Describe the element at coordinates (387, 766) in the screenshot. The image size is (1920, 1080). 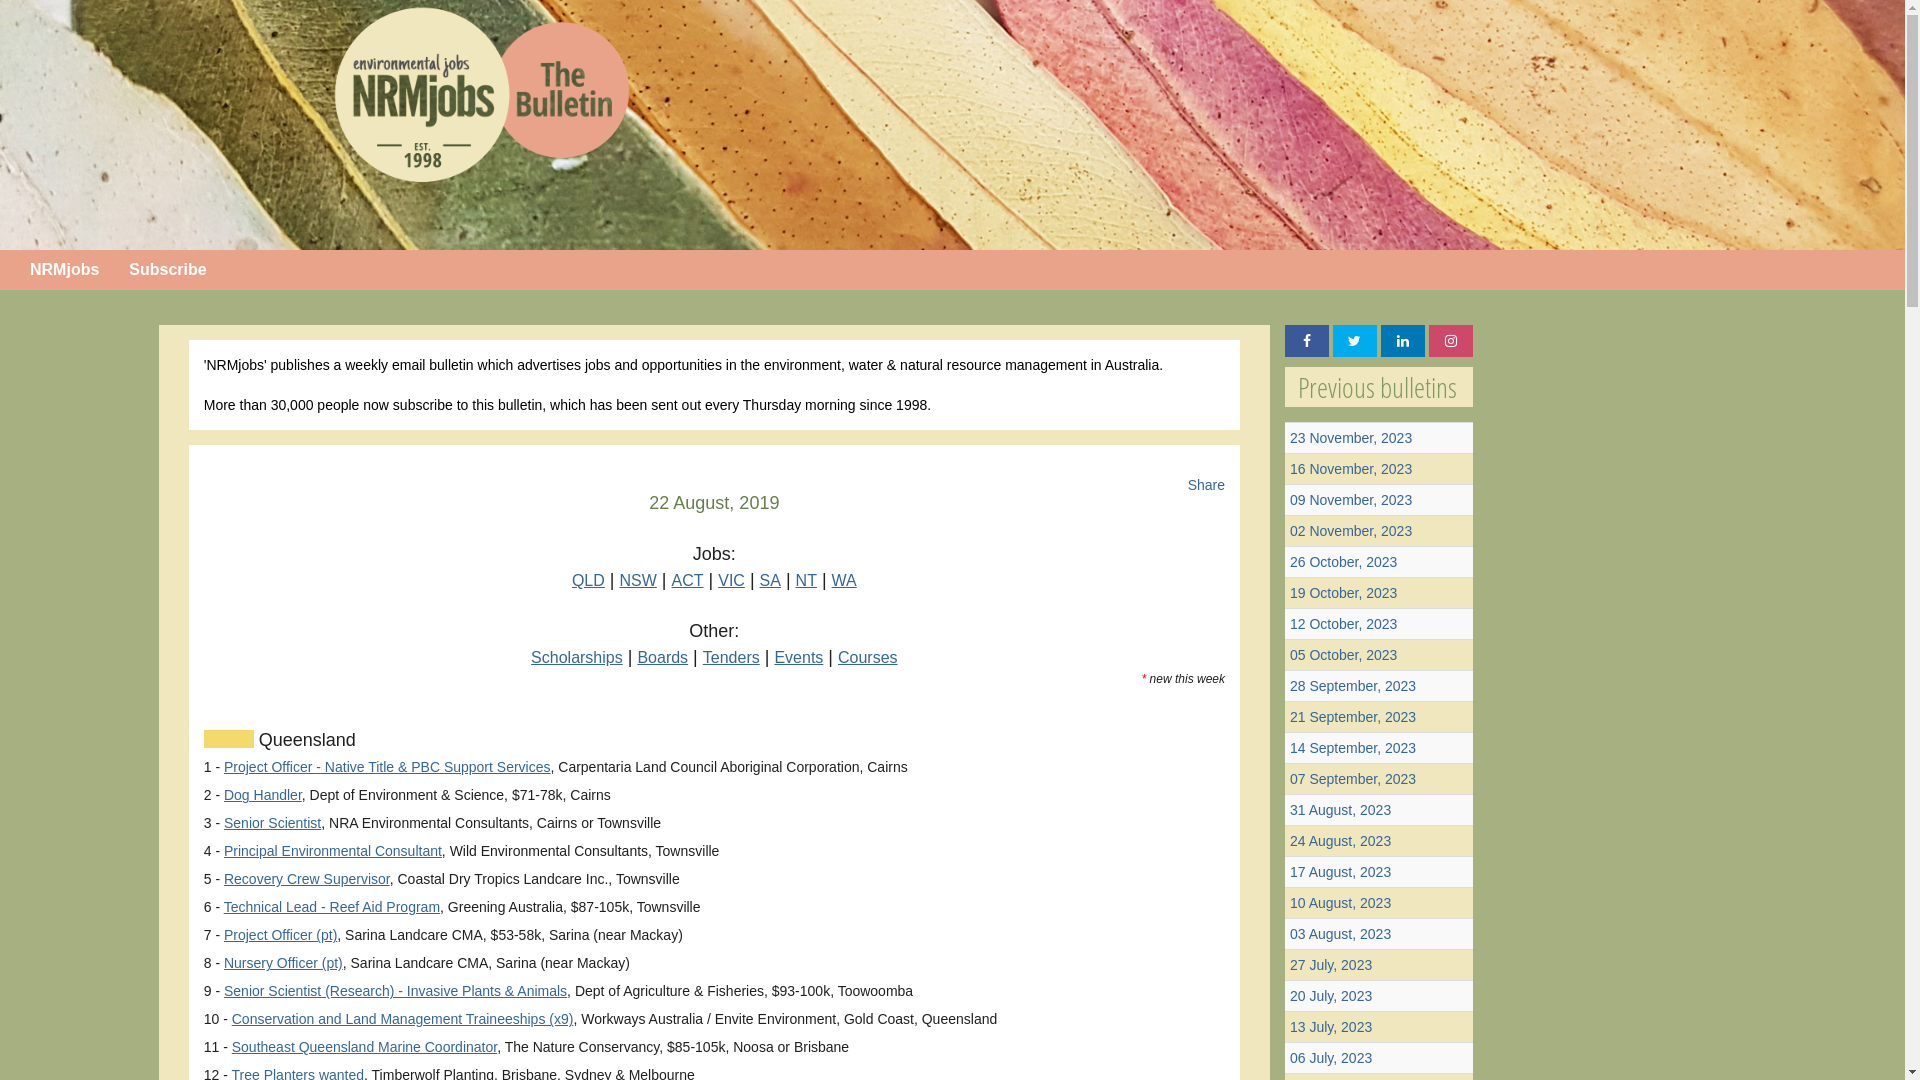
I see `'Project Officer - Native Title & PBC Support Services'` at that location.